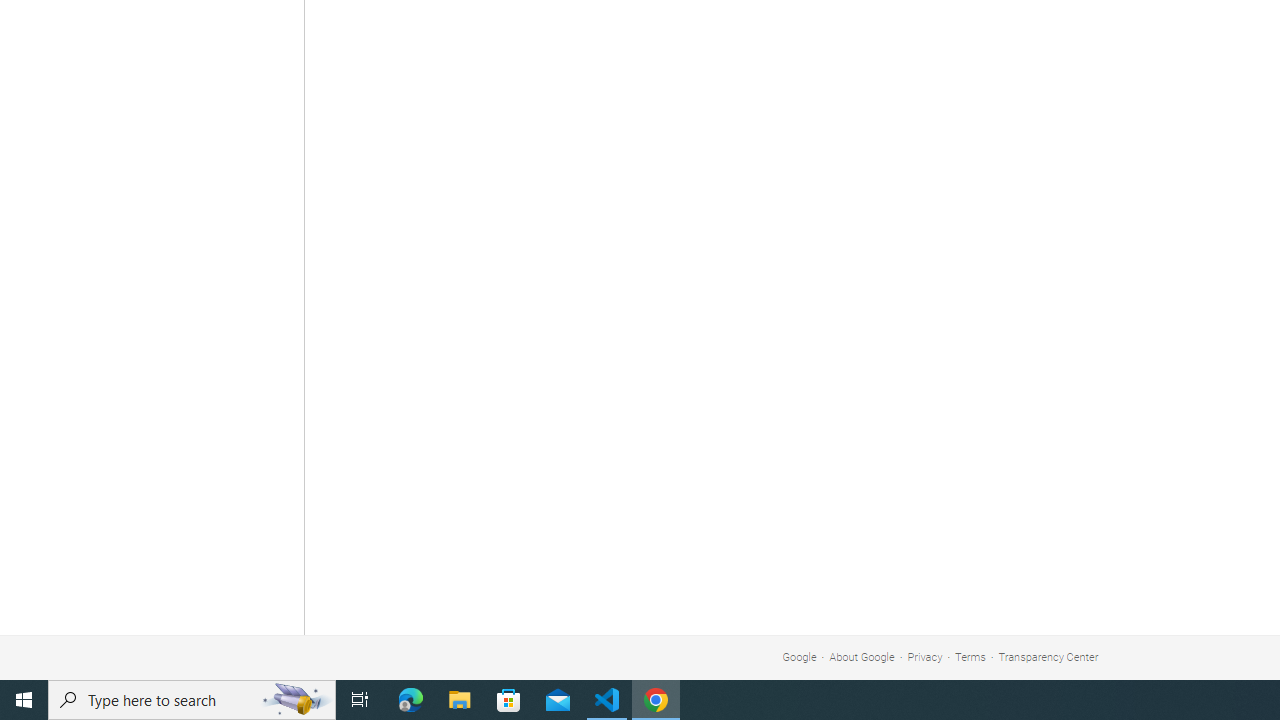 The image size is (1280, 720). Describe the element at coordinates (862, 657) in the screenshot. I see `'About Google'` at that location.